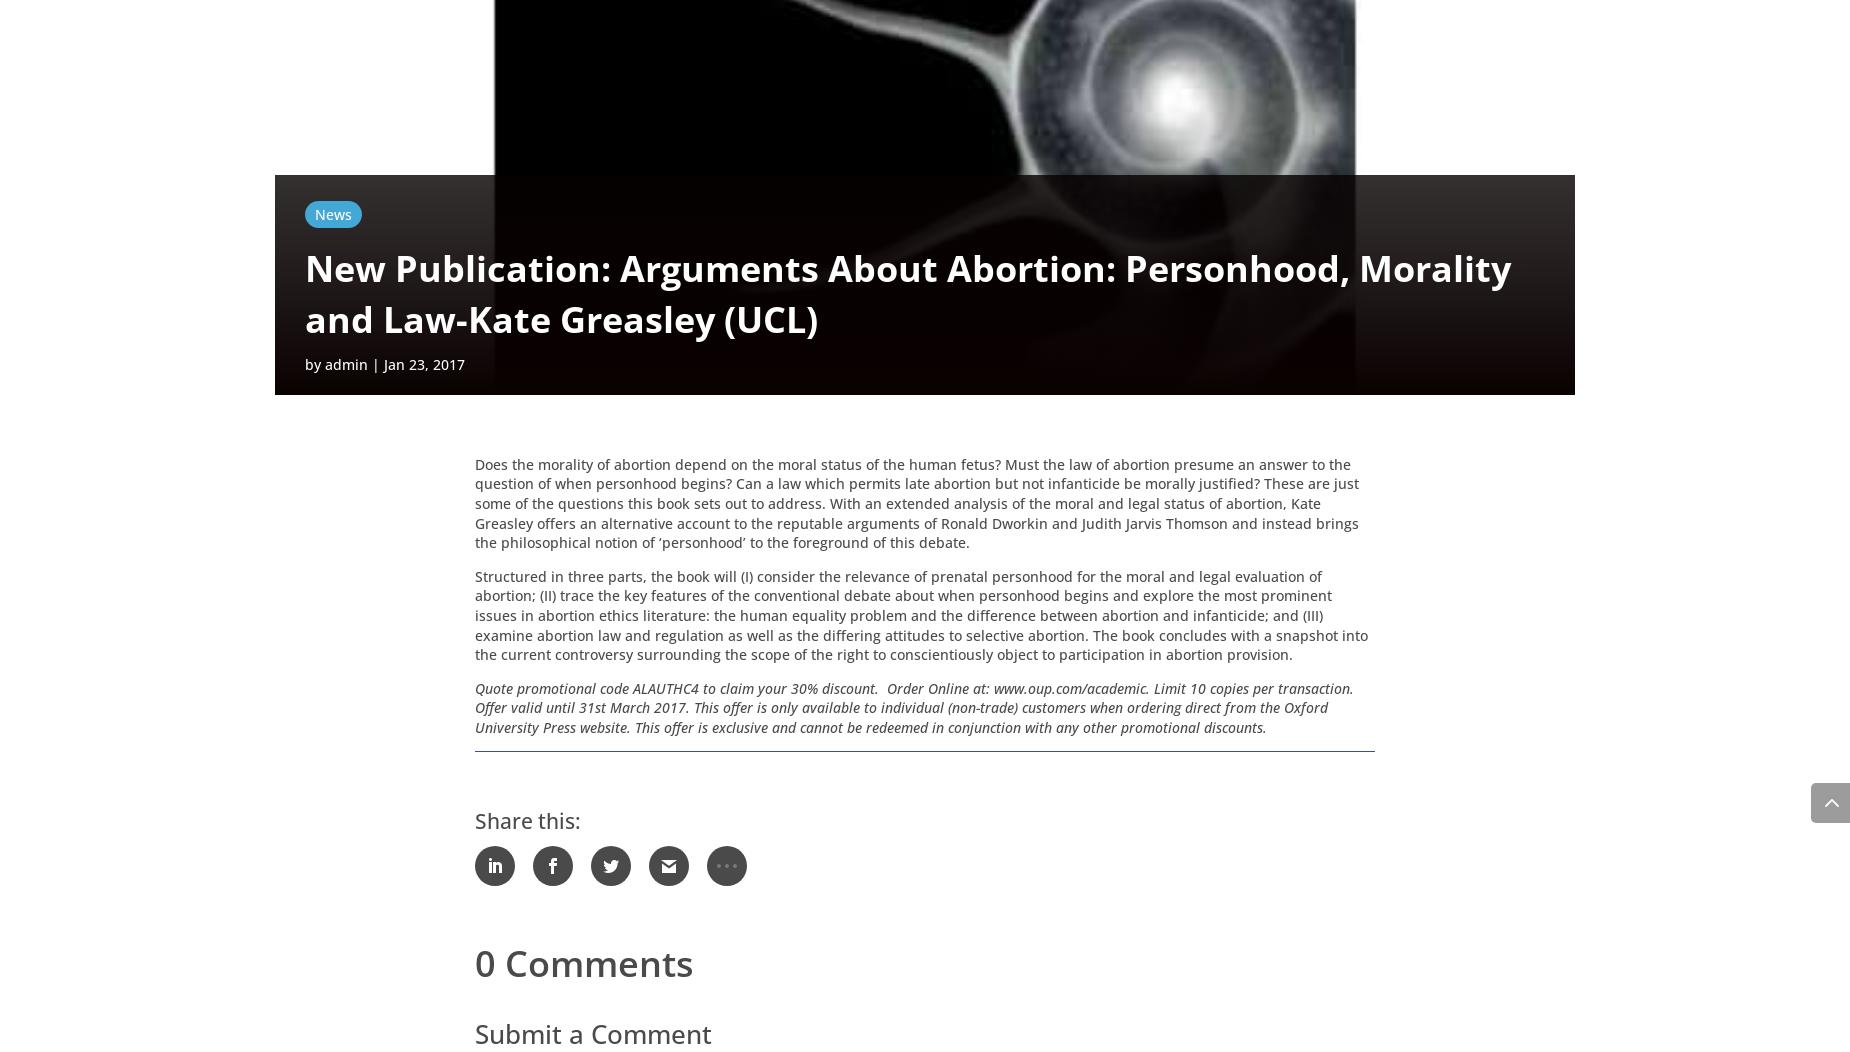 The height and width of the screenshot is (1052, 1850). What do you see at coordinates (423, 367) in the screenshot?
I see `'Jan 23, 2017'` at bounding box center [423, 367].